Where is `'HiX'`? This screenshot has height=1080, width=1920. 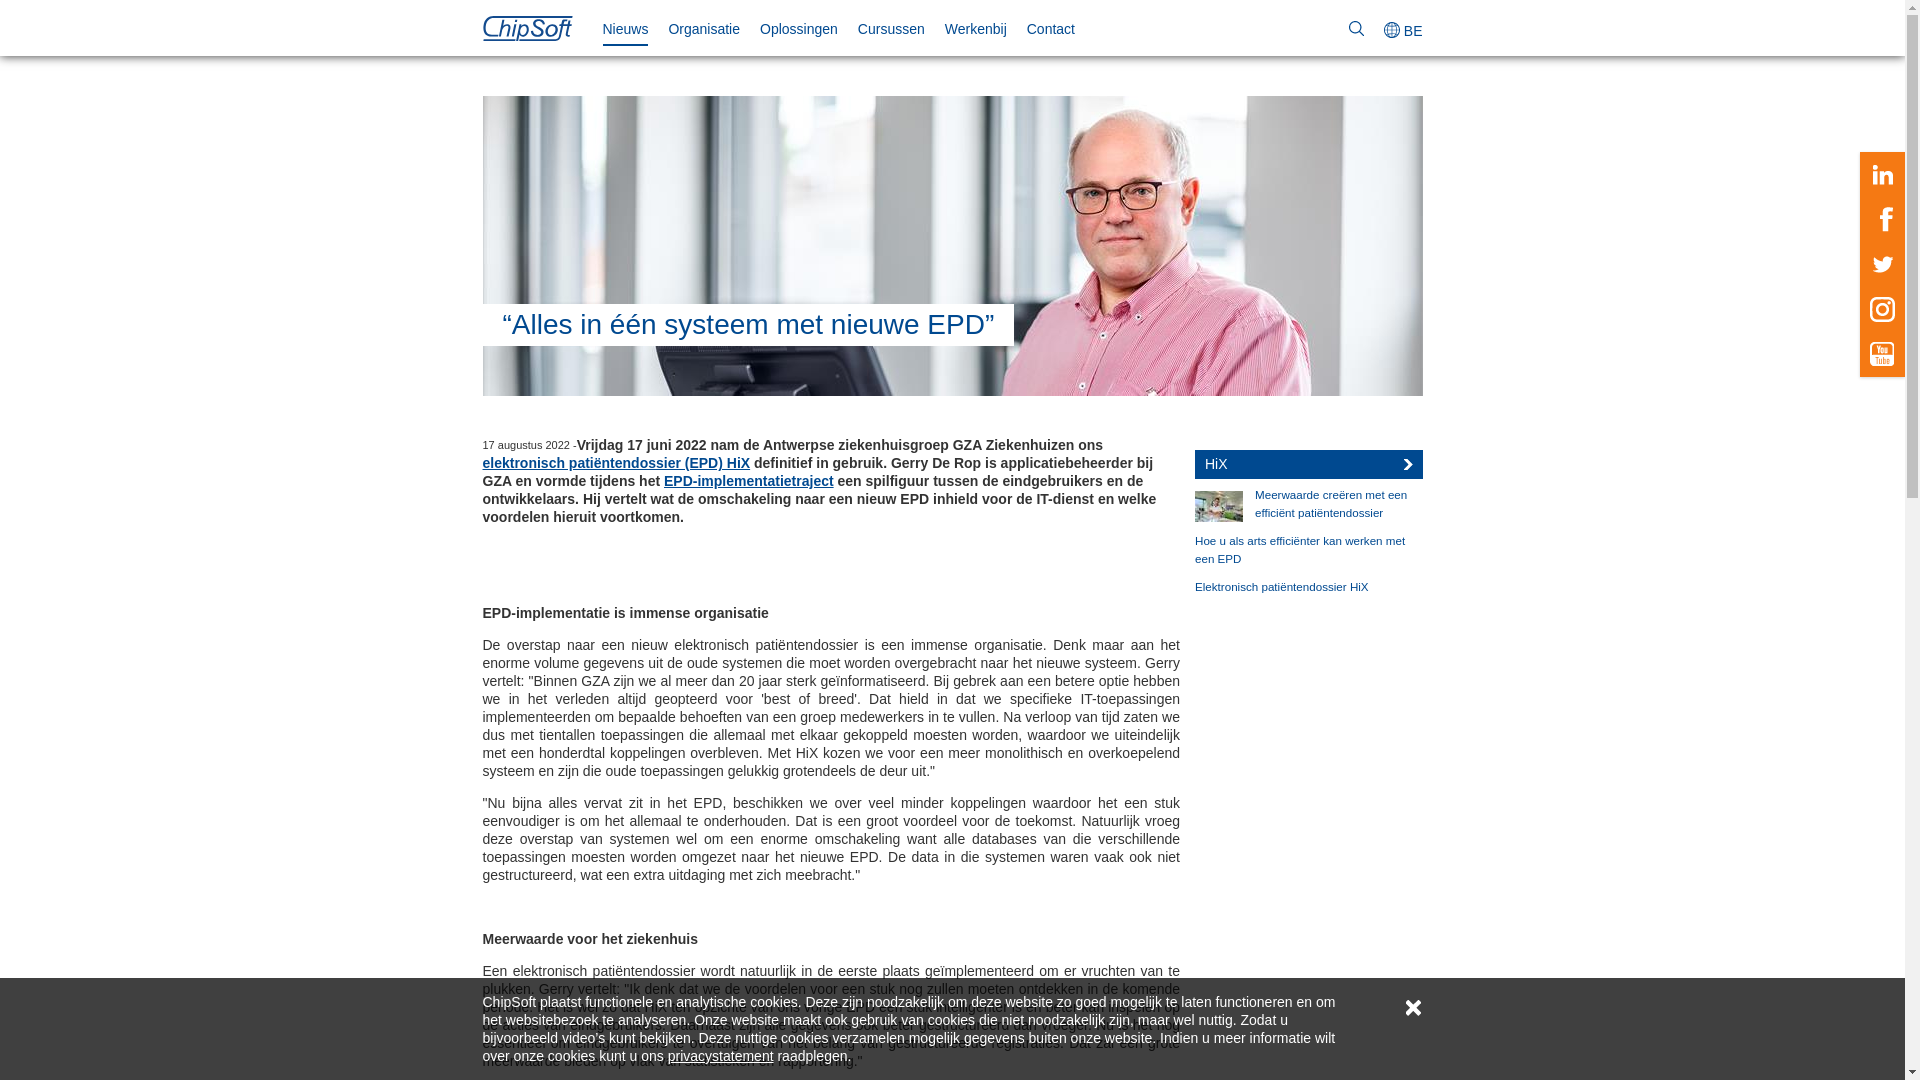
'HiX' is located at coordinates (1309, 464).